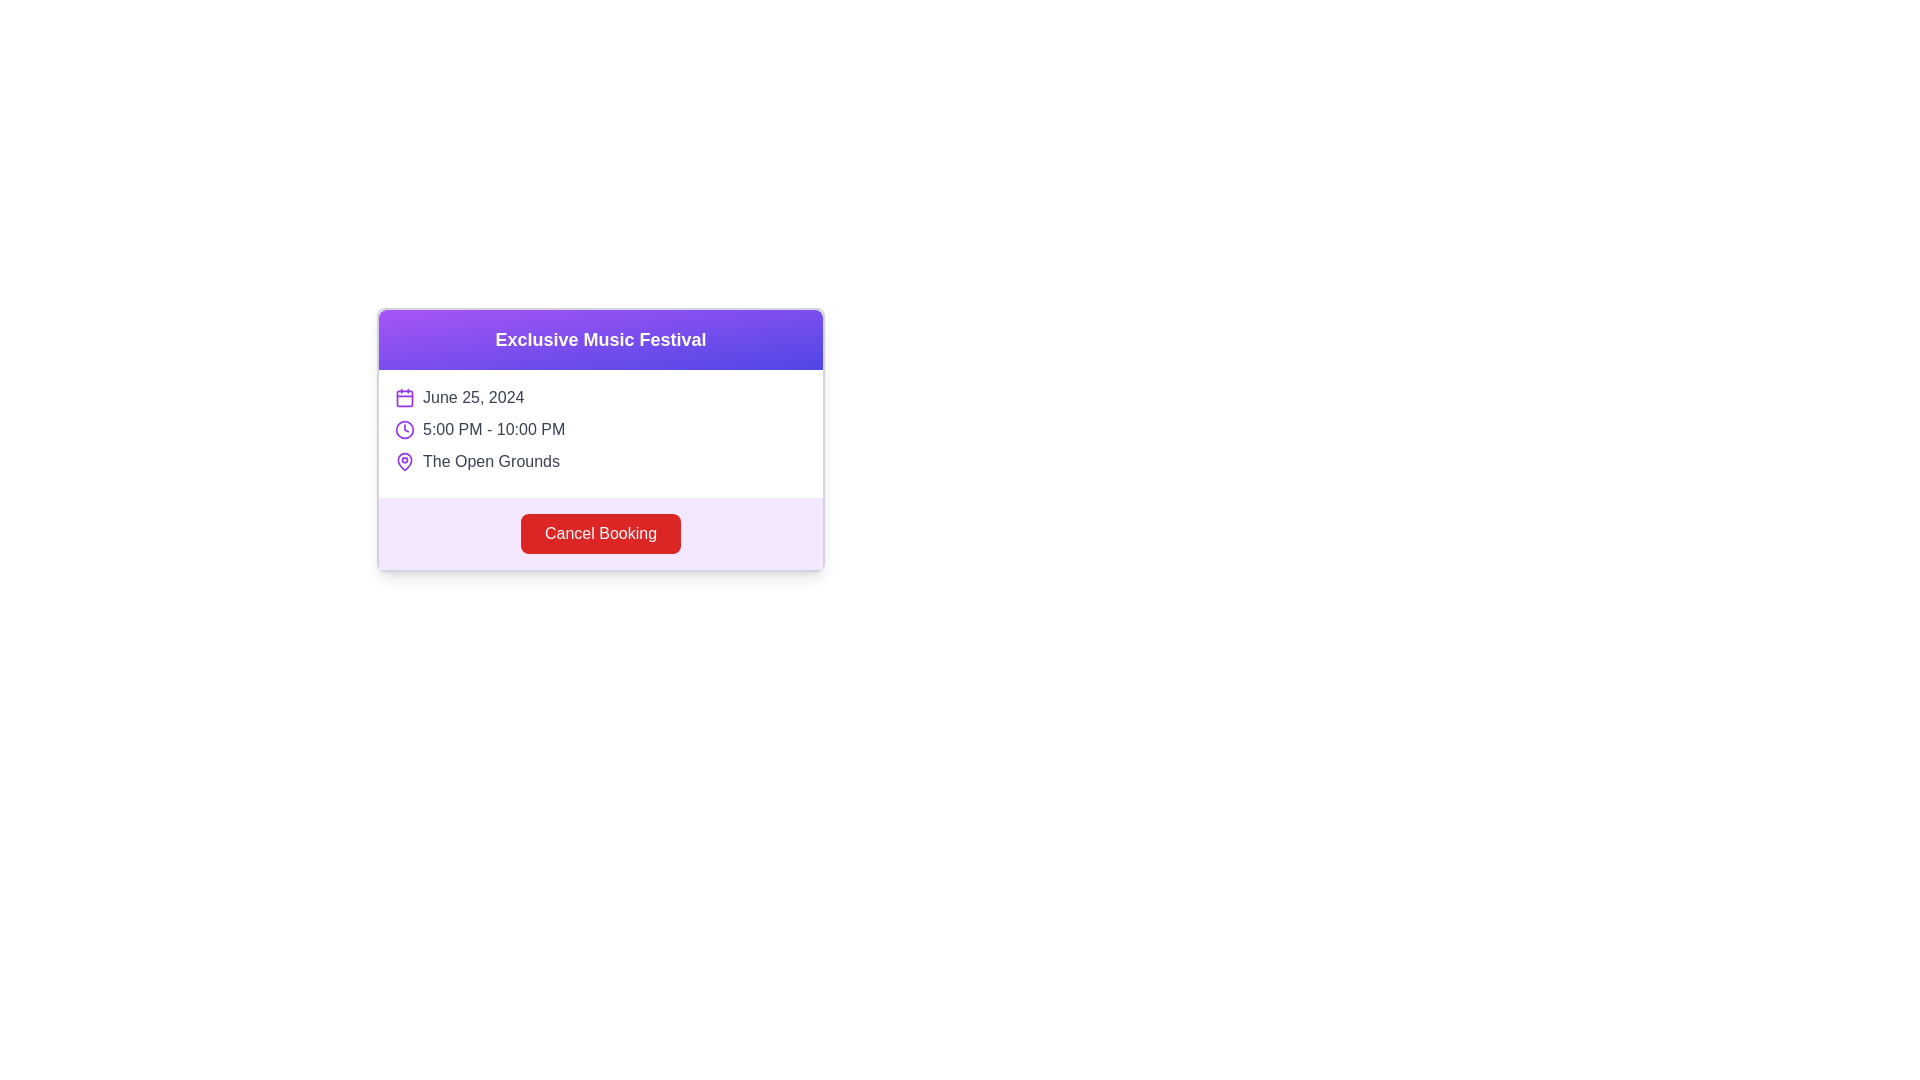 This screenshot has width=1920, height=1080. I want to click on the Text Label that indicates the location of an event, positioned at the bottom-center of the card, next to a purple location pin icon, so click(491, 462).